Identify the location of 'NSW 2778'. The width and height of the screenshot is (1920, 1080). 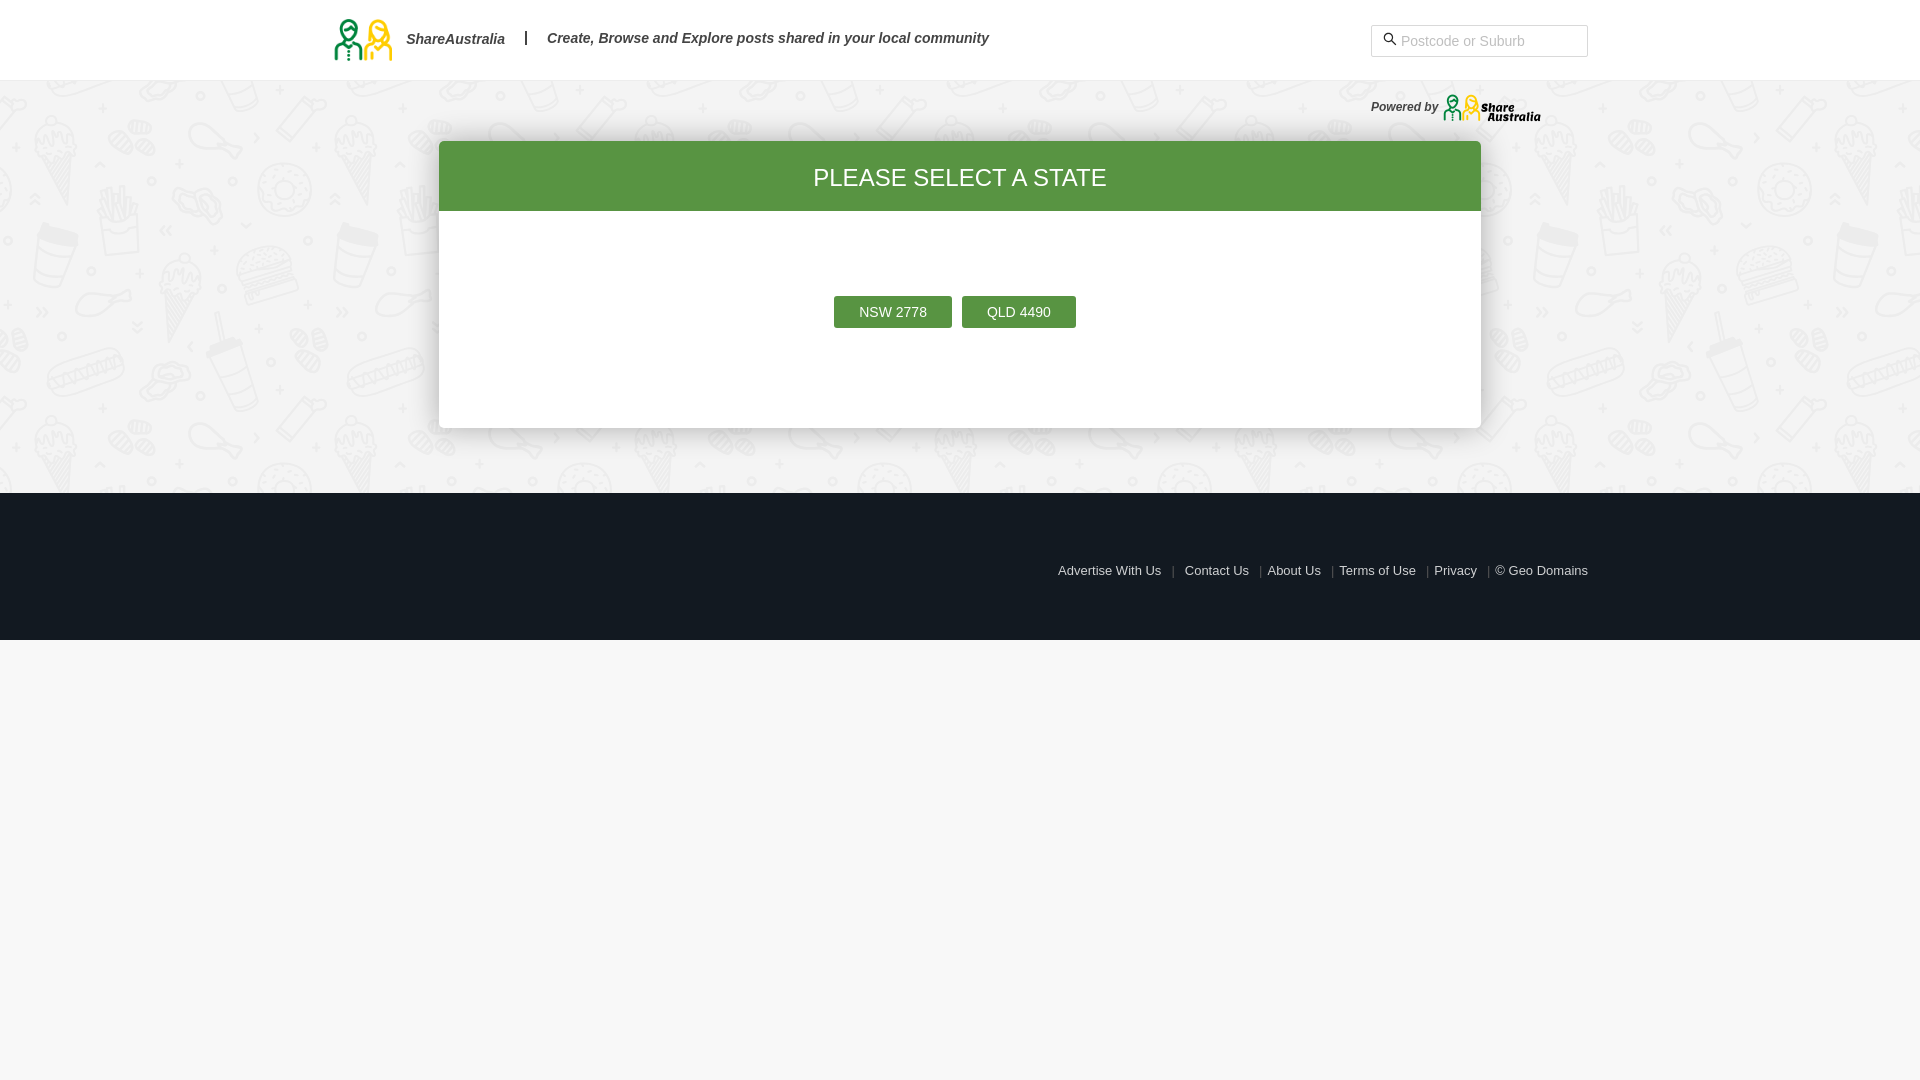
(891, 312).